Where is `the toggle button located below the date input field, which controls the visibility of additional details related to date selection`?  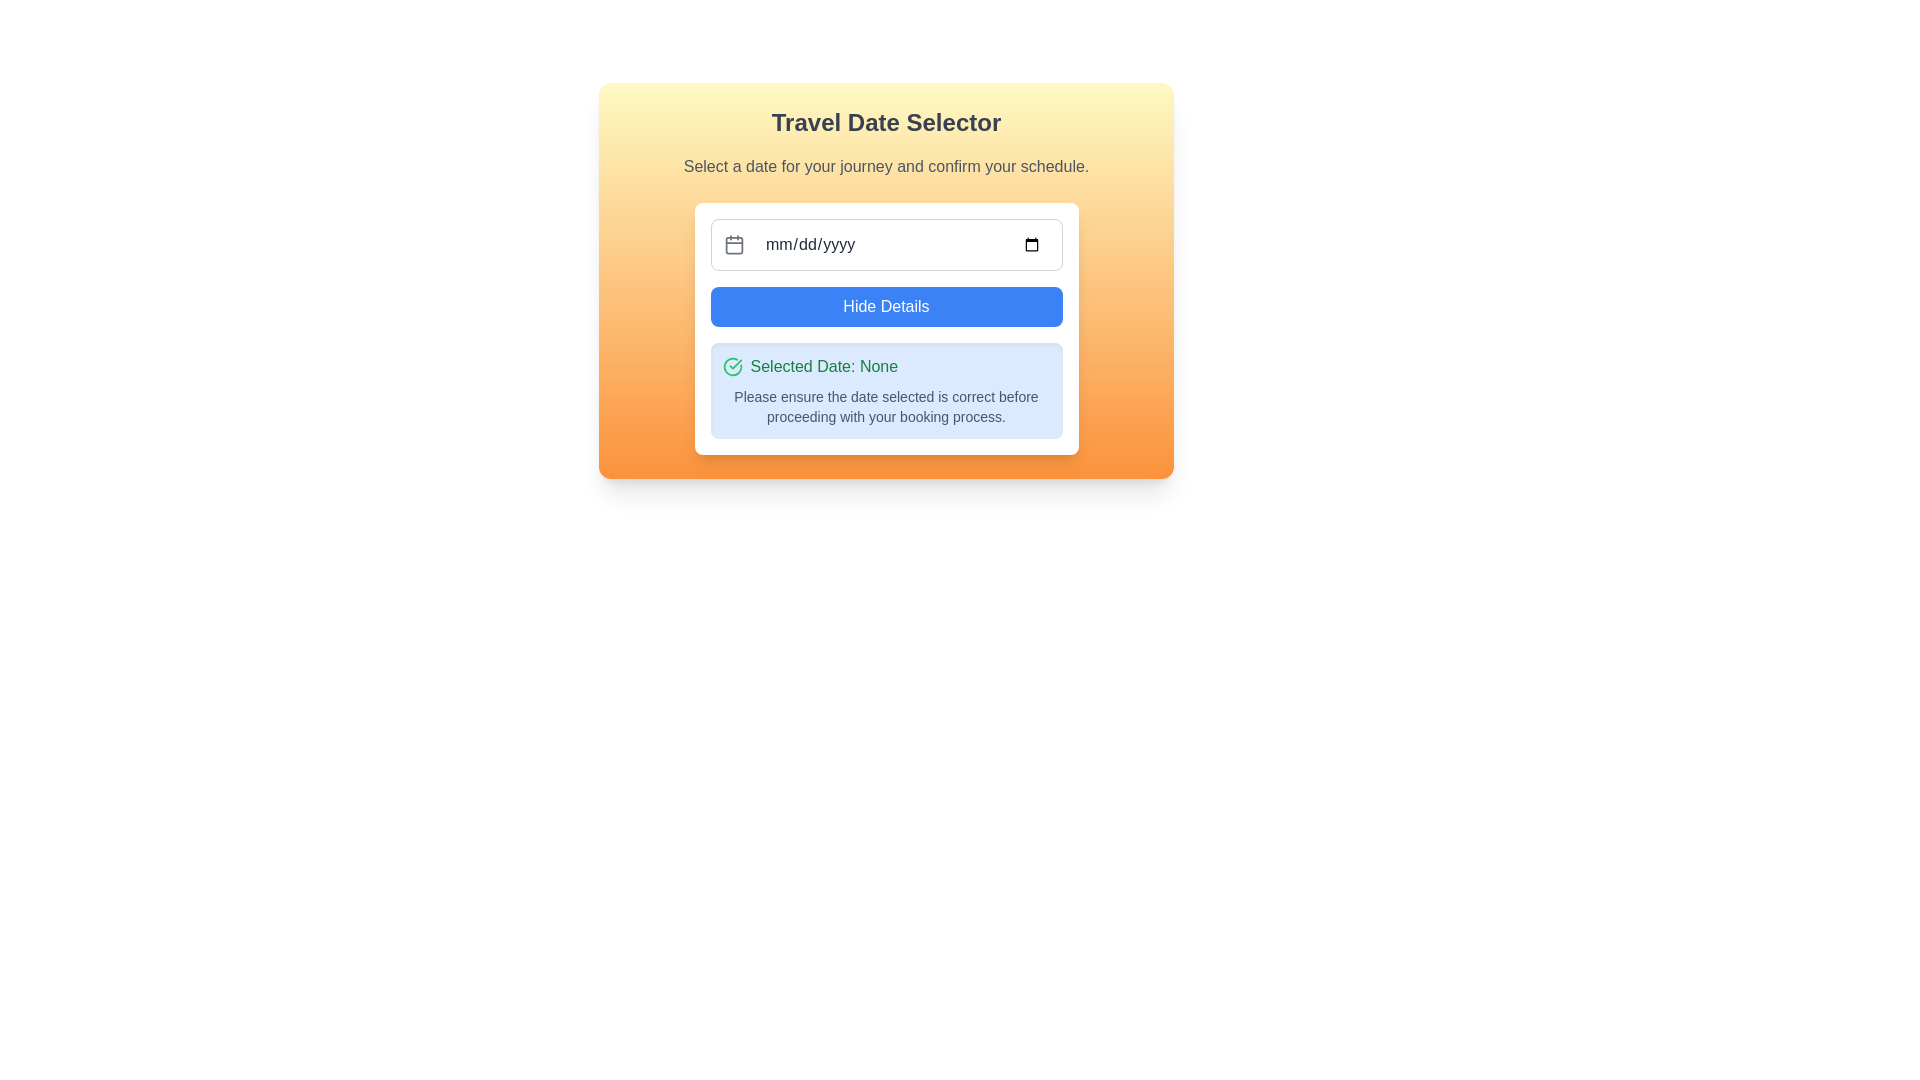 the toggle button located below the date input field, which controls the visibility of additional details related to date selection is located at coordinates (885, 307).